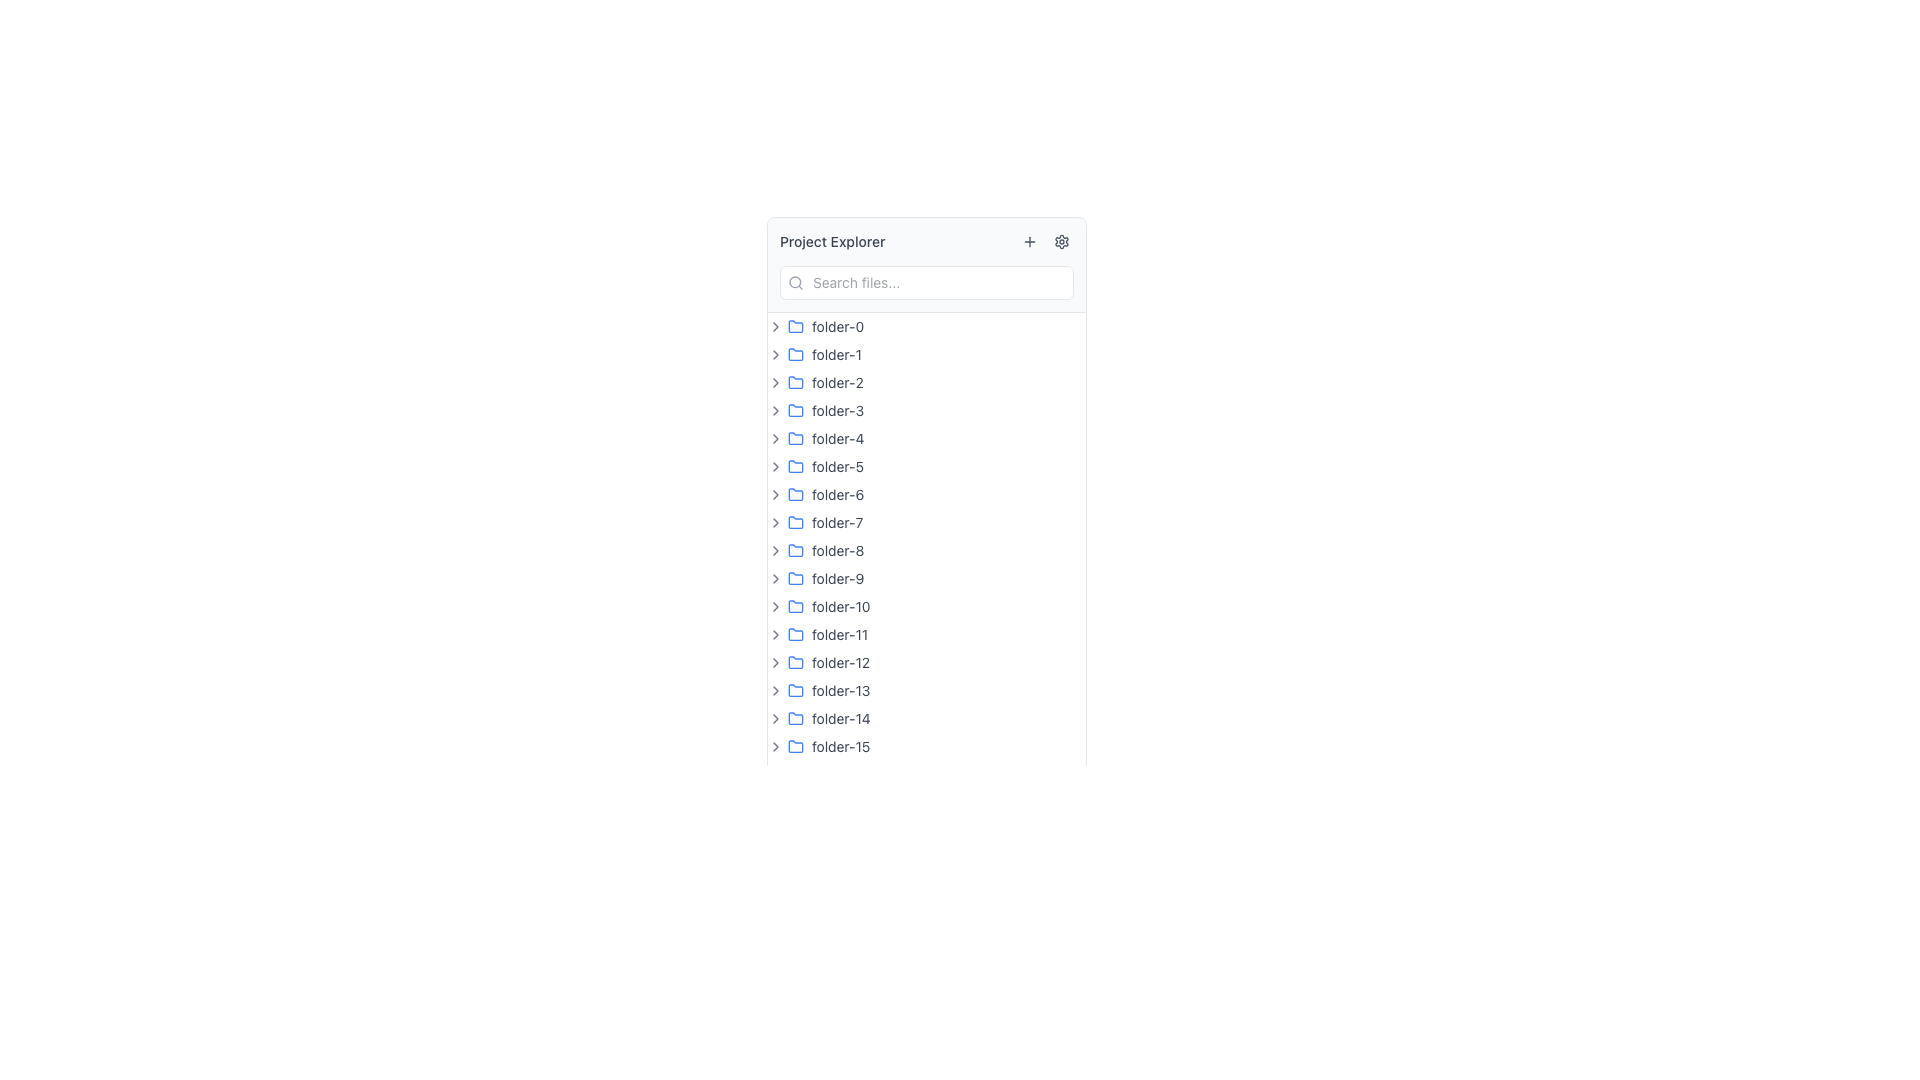 This screenshot has height=1080, width=1920. What do you see at coordinates (795, 717) in the screenshot?
I see `the folder icon representing 'folder-14'` at bounding box center [795, 717].